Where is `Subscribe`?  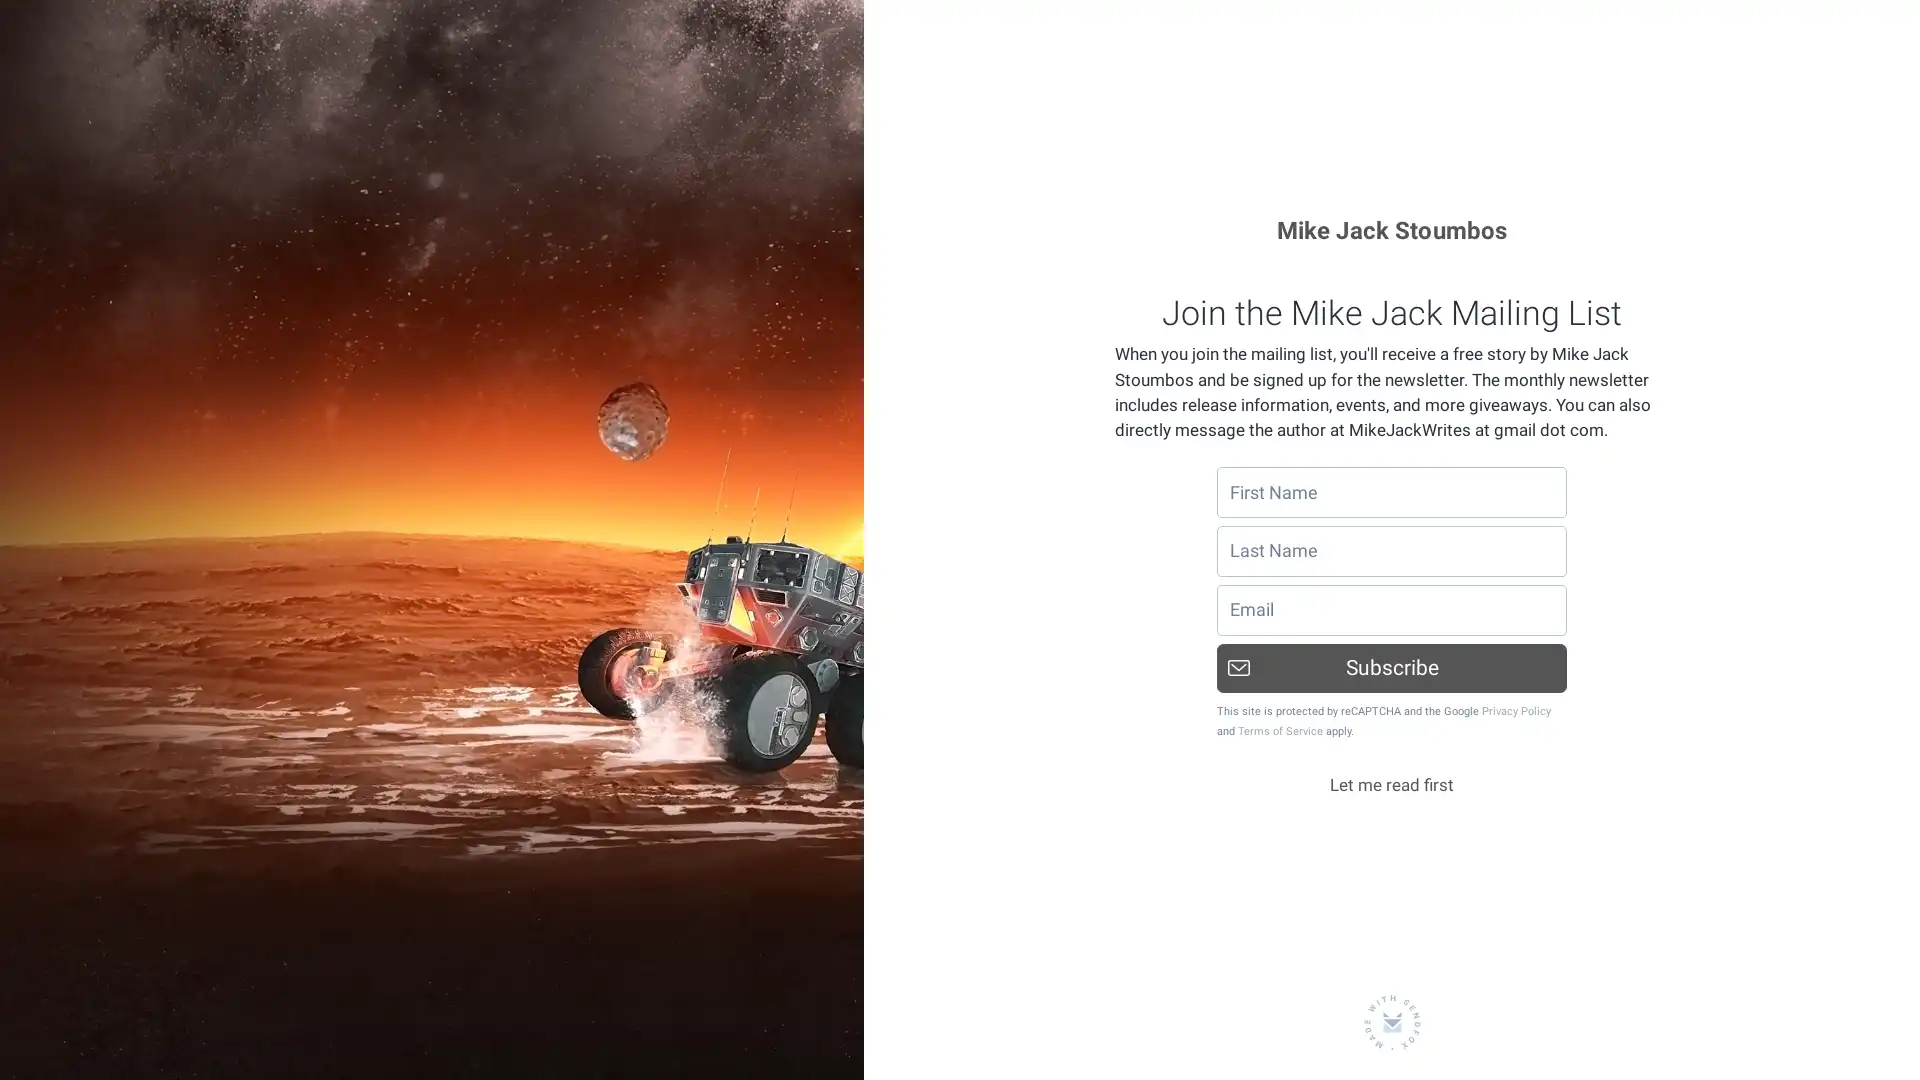 Subscribe is located at coordinates (1391, 667).